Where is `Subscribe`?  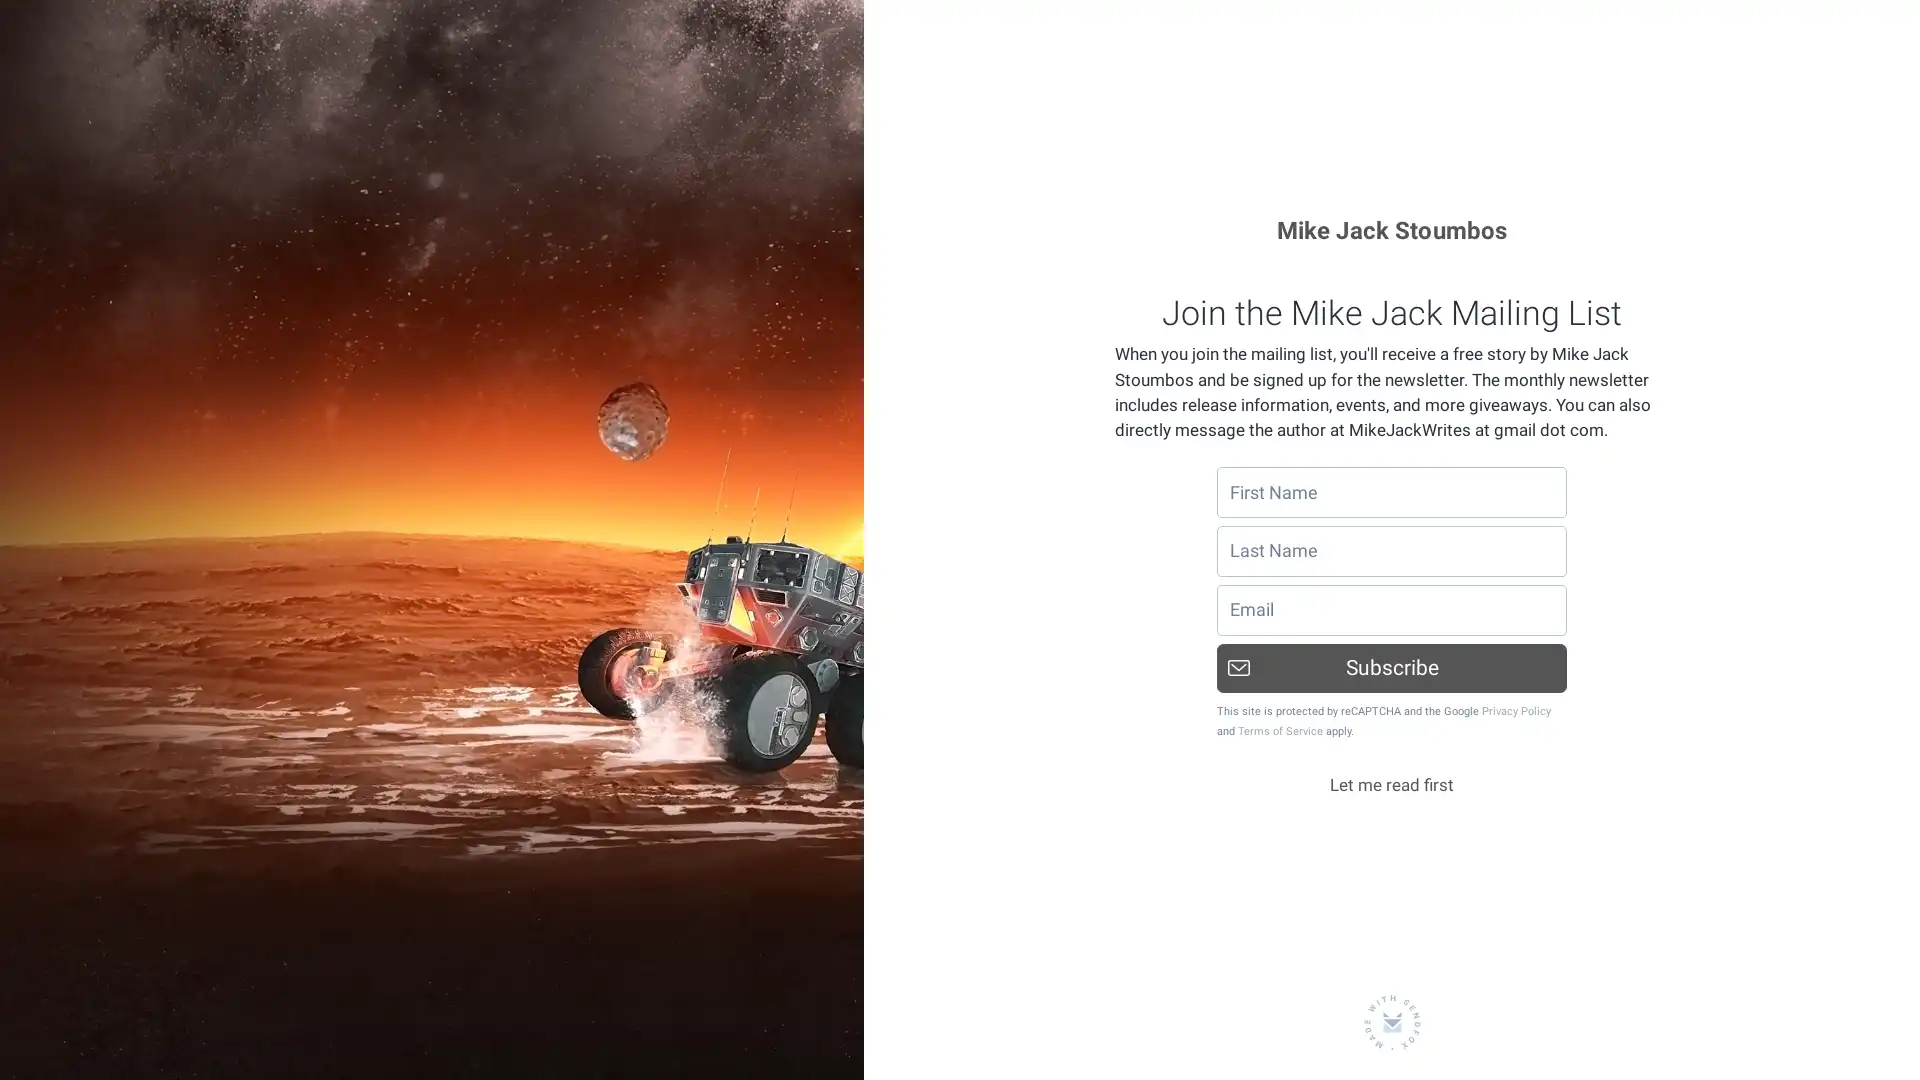 Subscribe is located at coordinates (1391, 667).